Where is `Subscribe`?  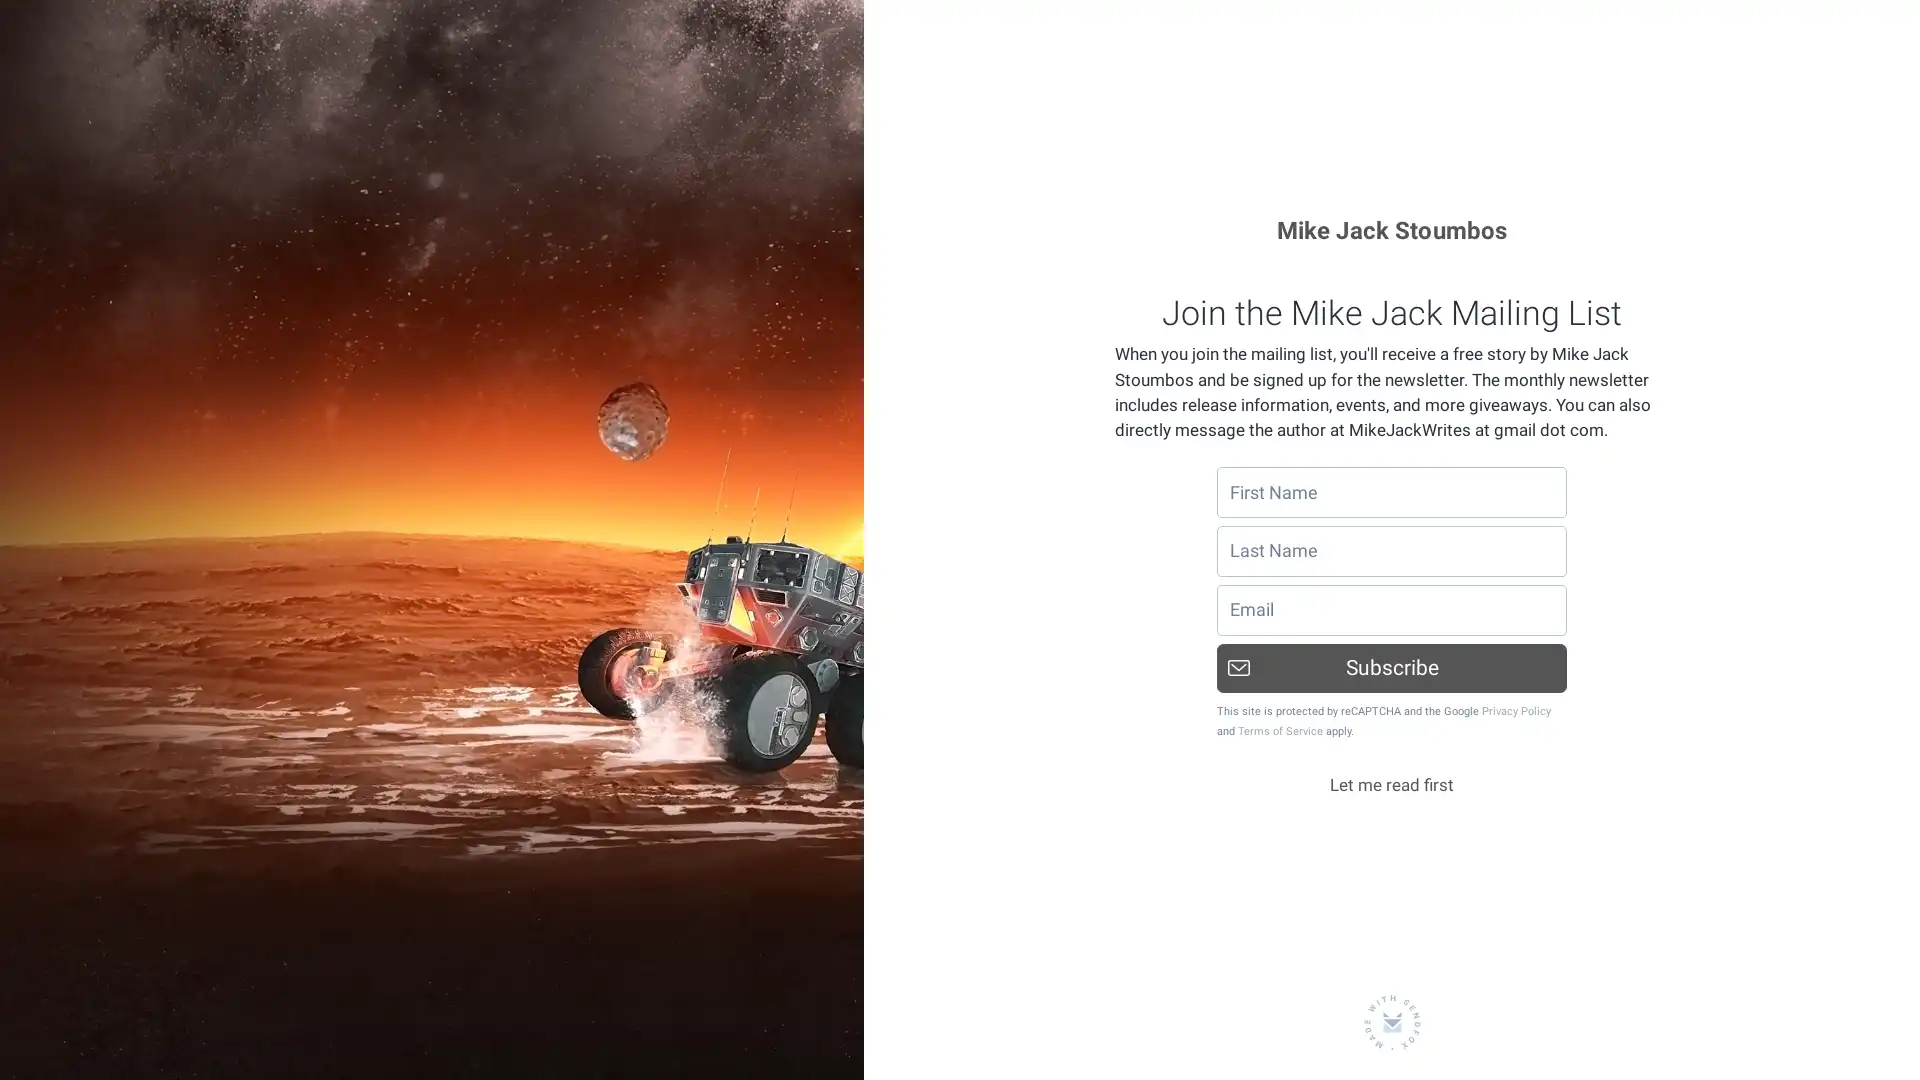 Subscribe is located at coordinates (1391, 667).